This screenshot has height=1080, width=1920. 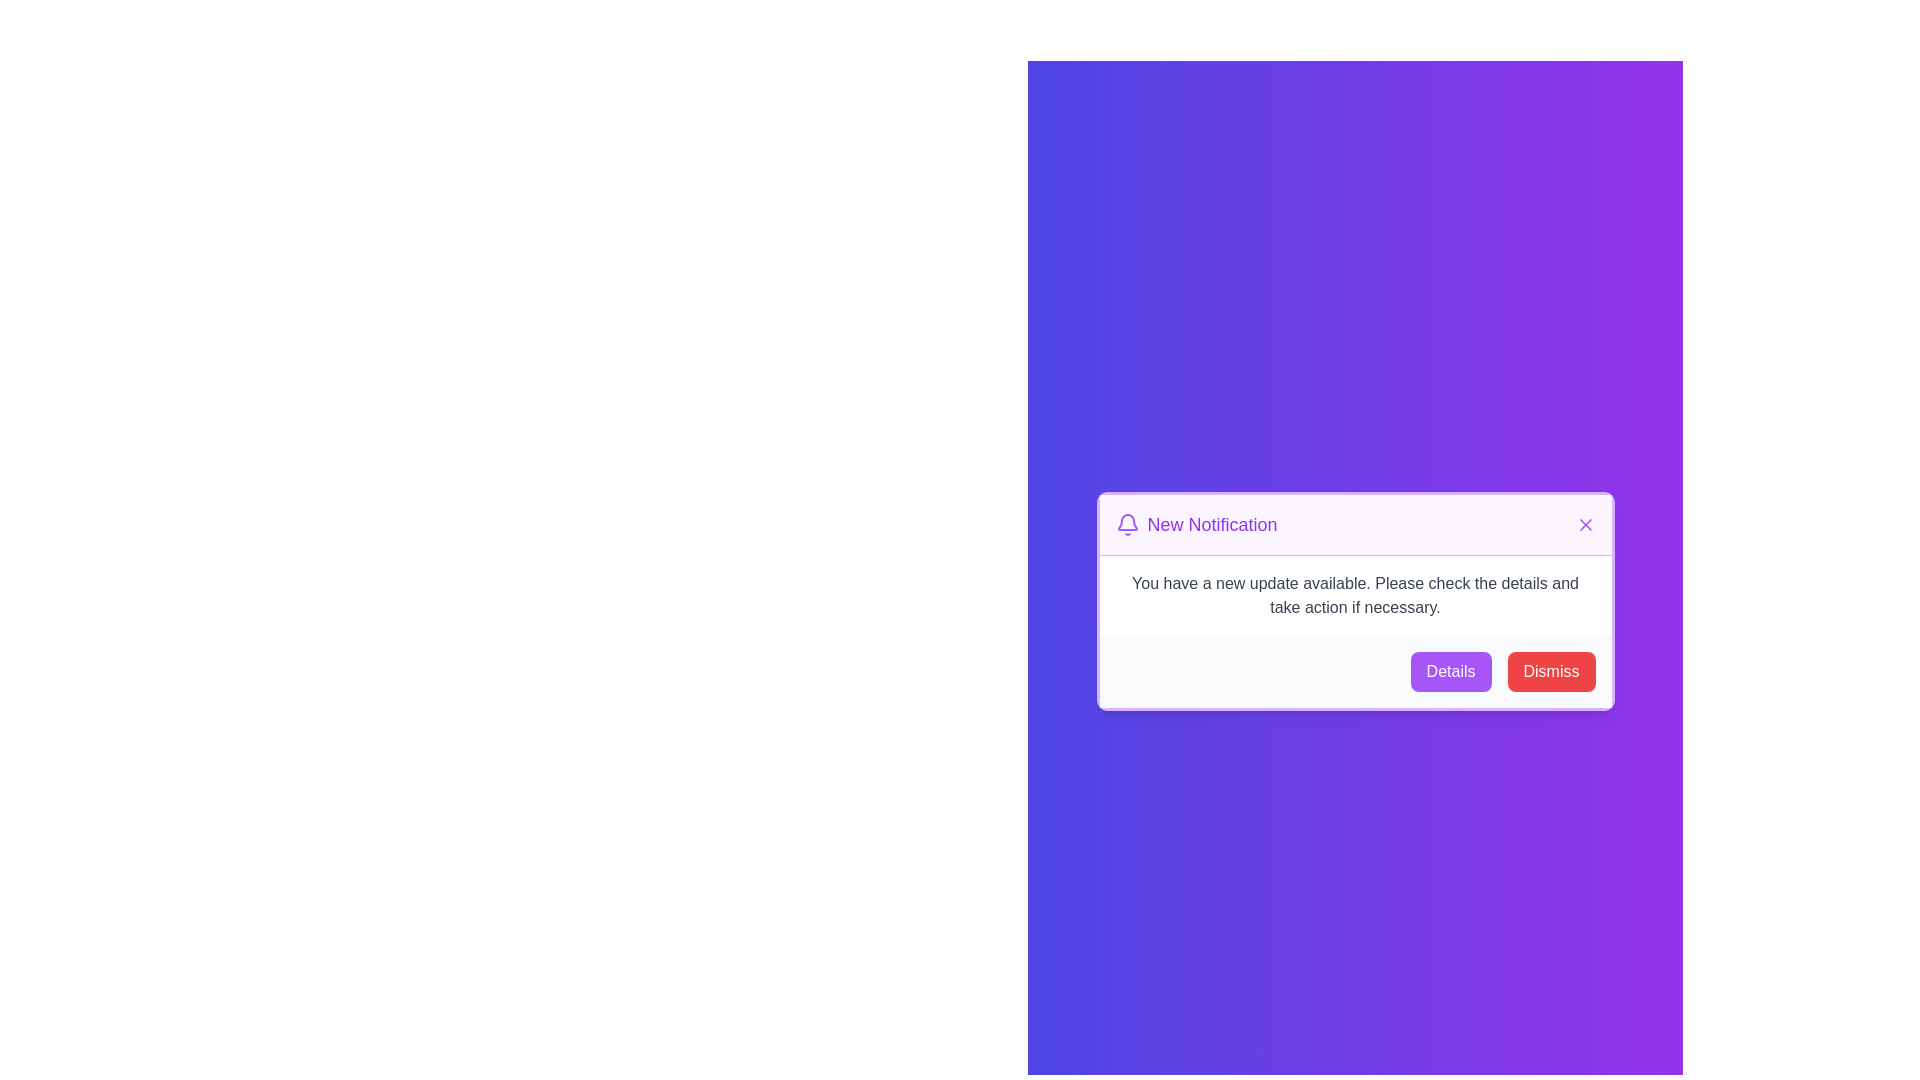 What do you see at coordinates (1550, 671) in the screenshot?
I see `the 'Dismiss' button located at the bottom right corner of the notification dialog` at bounding box center [1550, 671].